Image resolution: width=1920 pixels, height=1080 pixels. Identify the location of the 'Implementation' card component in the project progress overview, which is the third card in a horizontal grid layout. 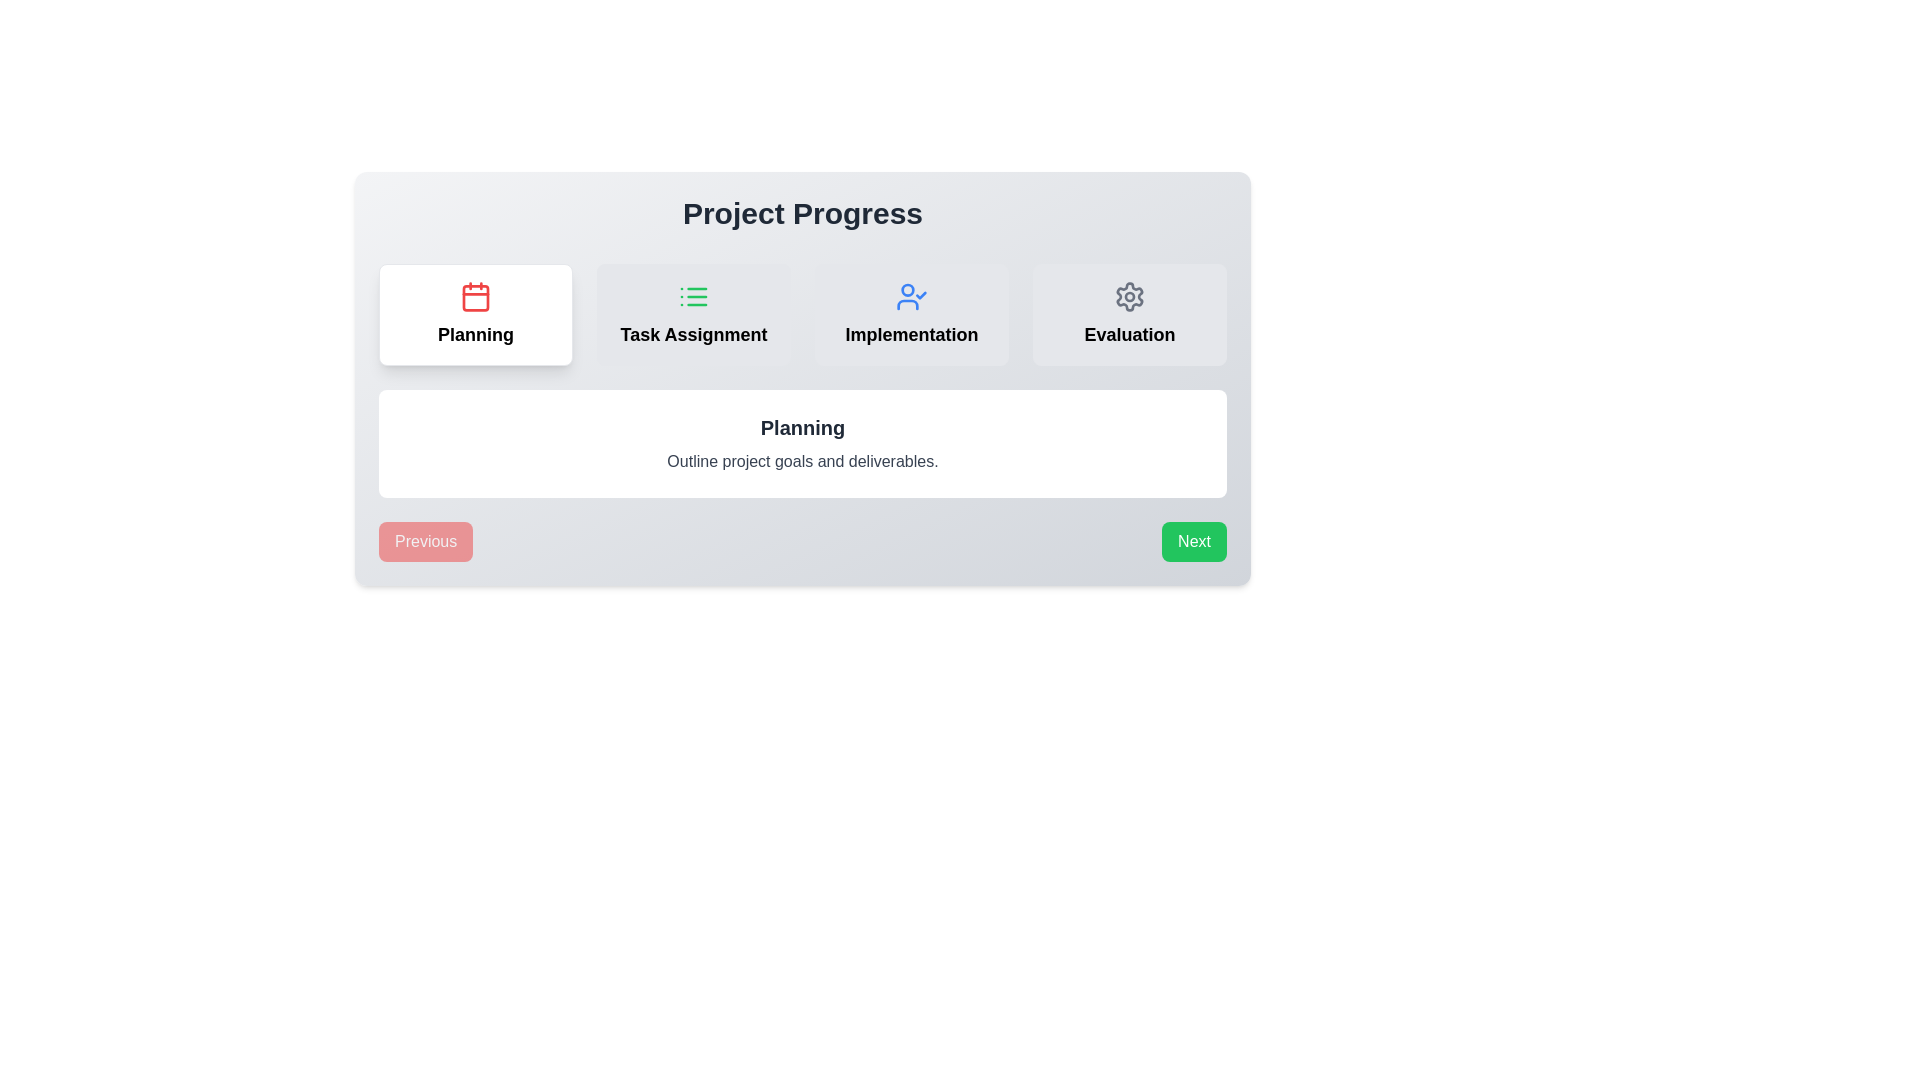
(911, 315).